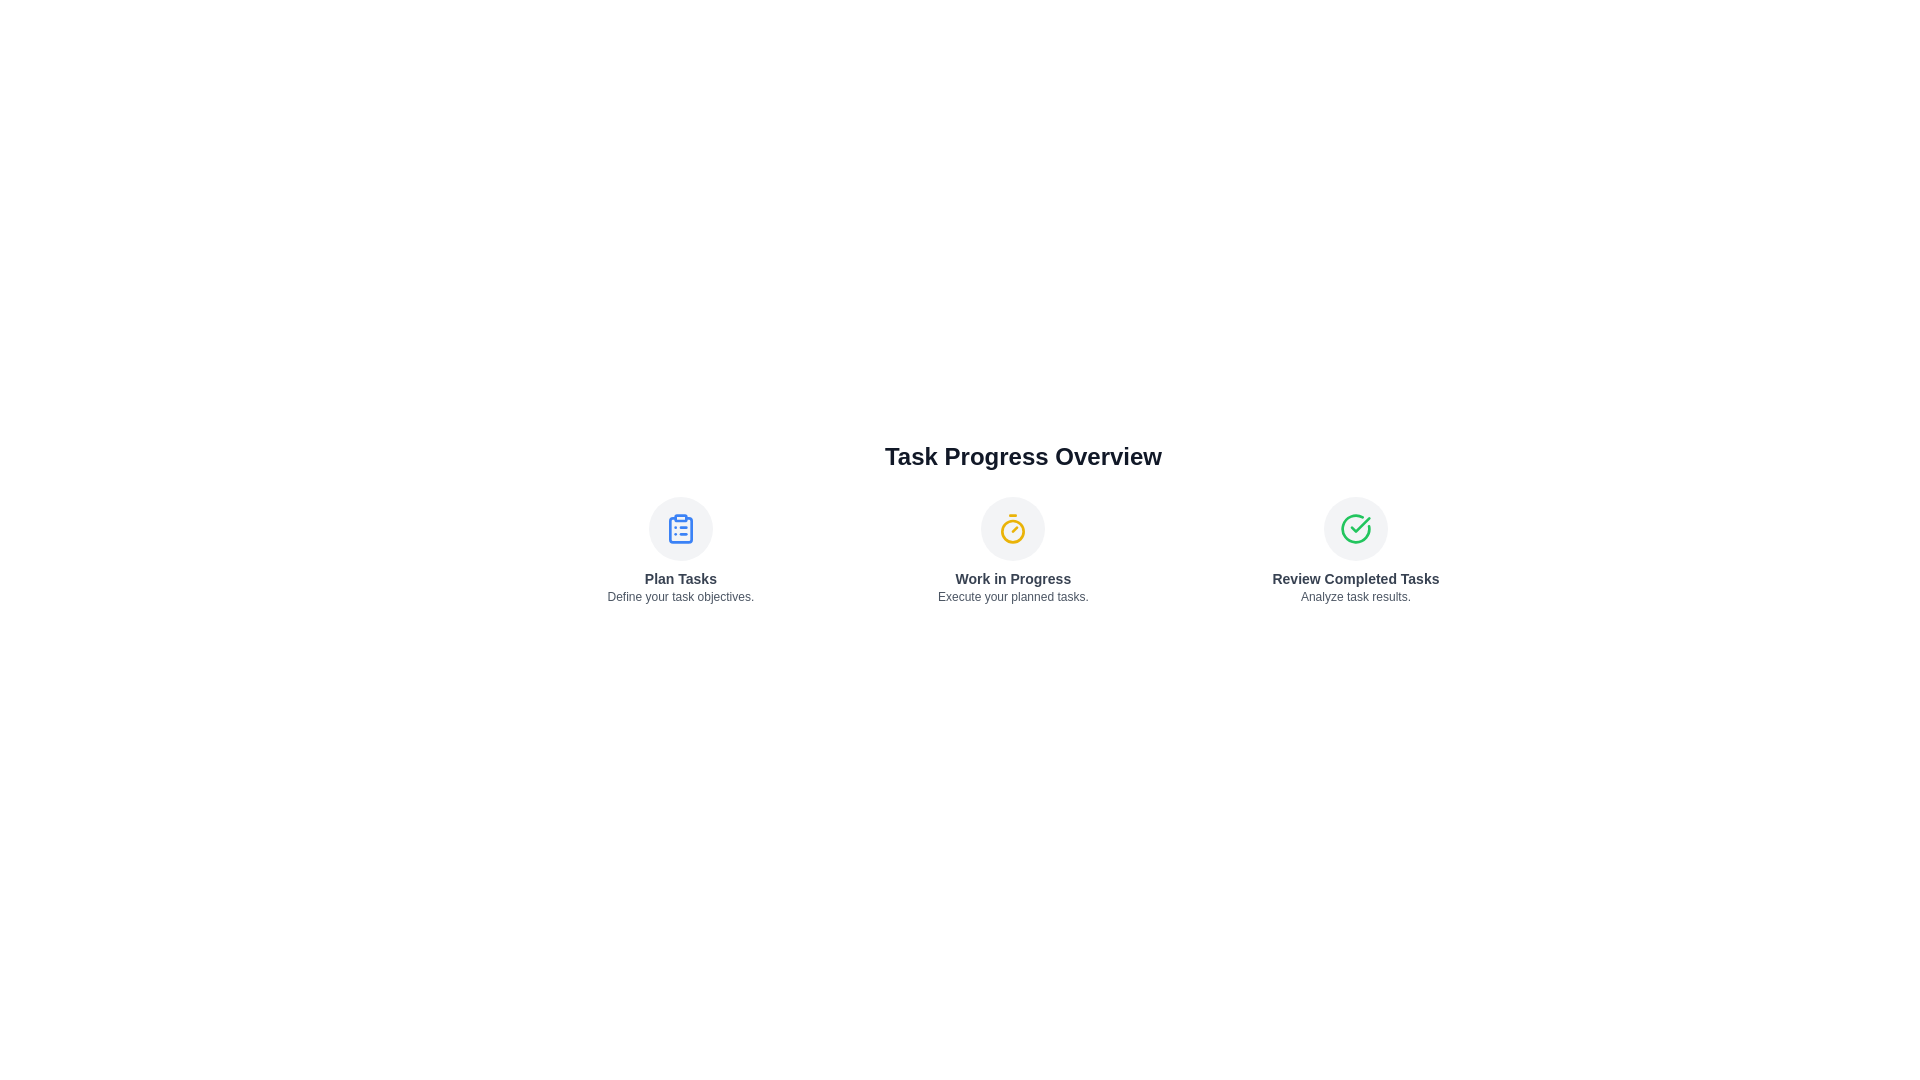  Describe the element at coordinates (1013, 578) in the screenshot. I see `the text of the step titled 'Work in Progress'` at that location.